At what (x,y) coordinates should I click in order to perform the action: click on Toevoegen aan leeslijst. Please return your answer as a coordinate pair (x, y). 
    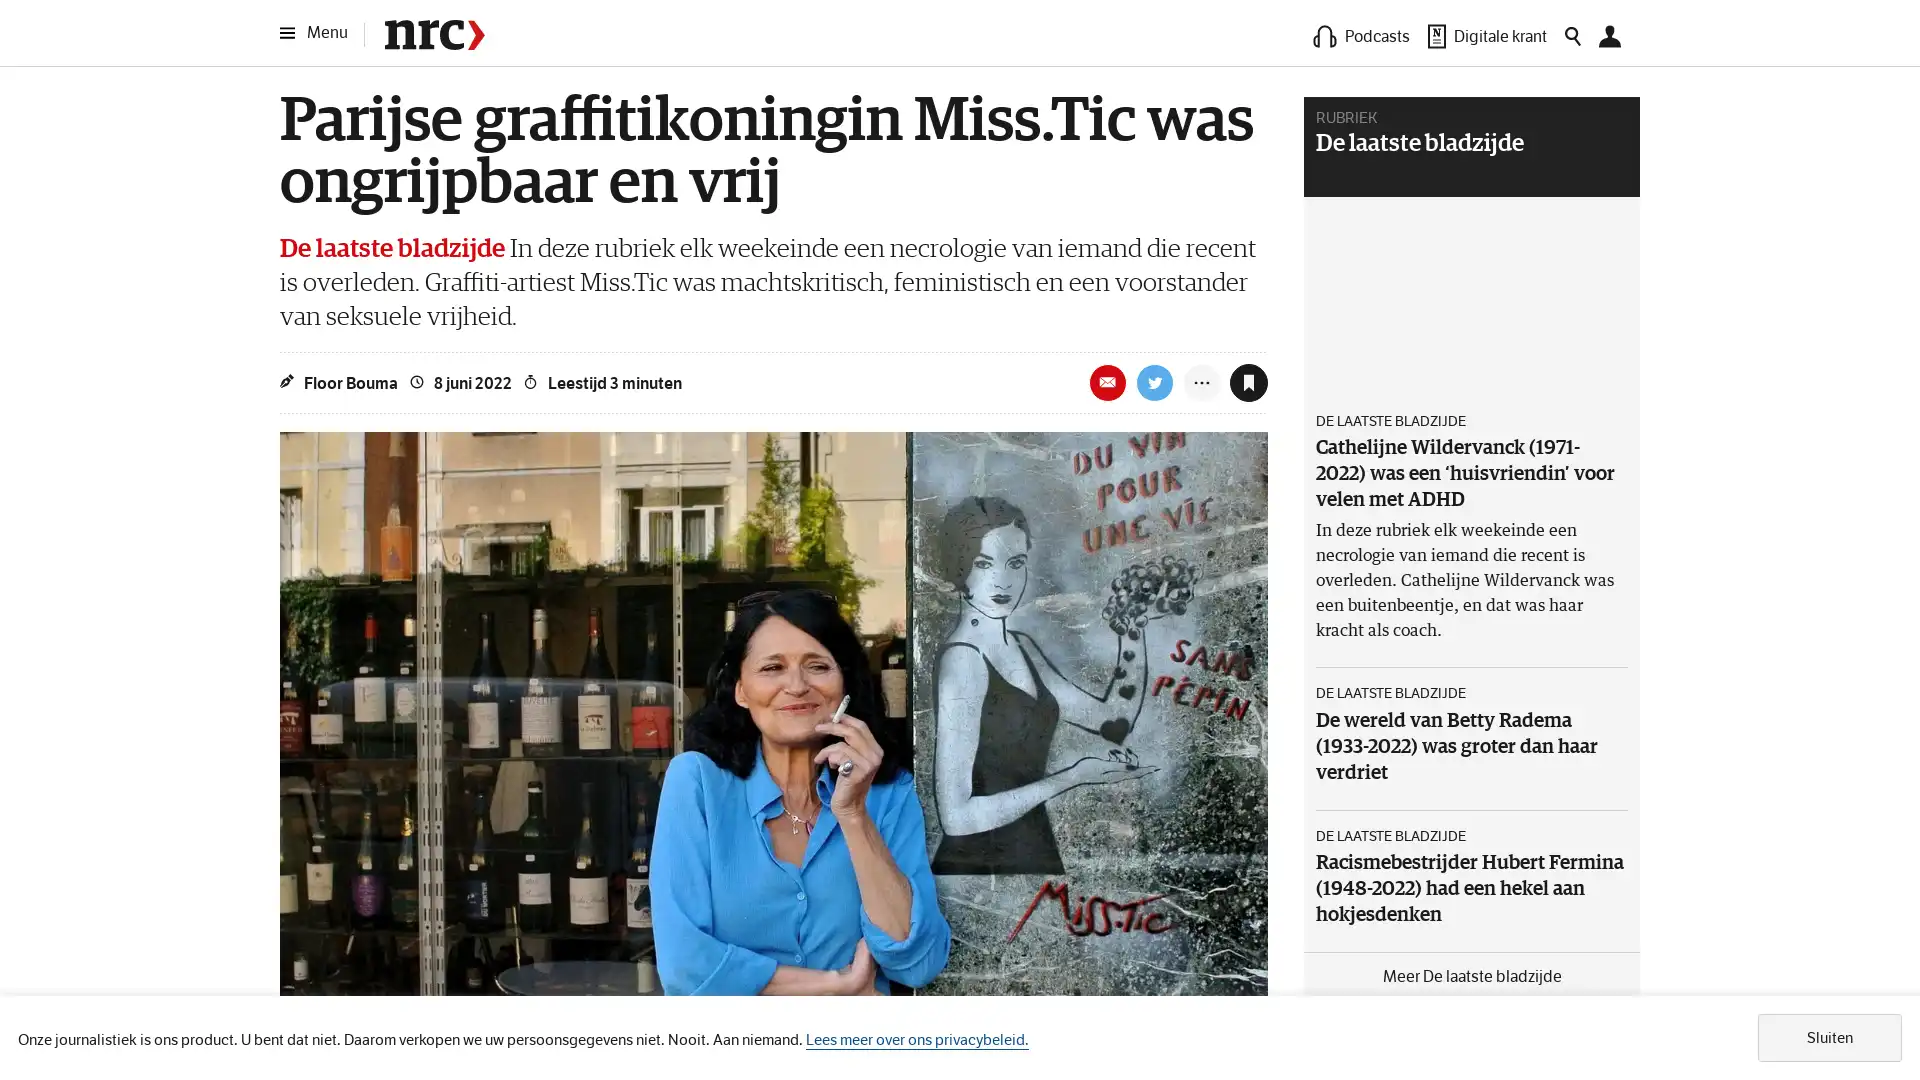
    Looking at the image, I should click on (1247, 382).